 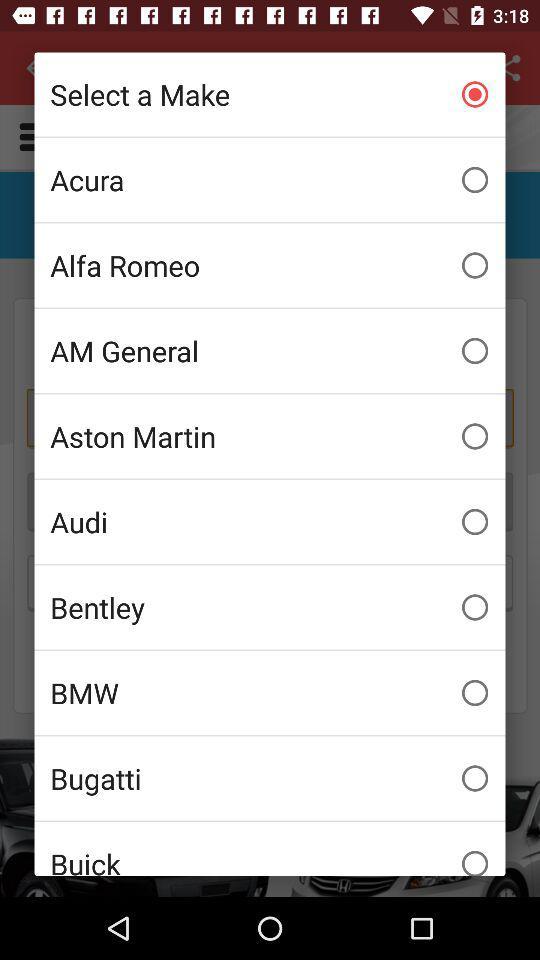 I want to click on bentley icon, so click(x=270, y=606).